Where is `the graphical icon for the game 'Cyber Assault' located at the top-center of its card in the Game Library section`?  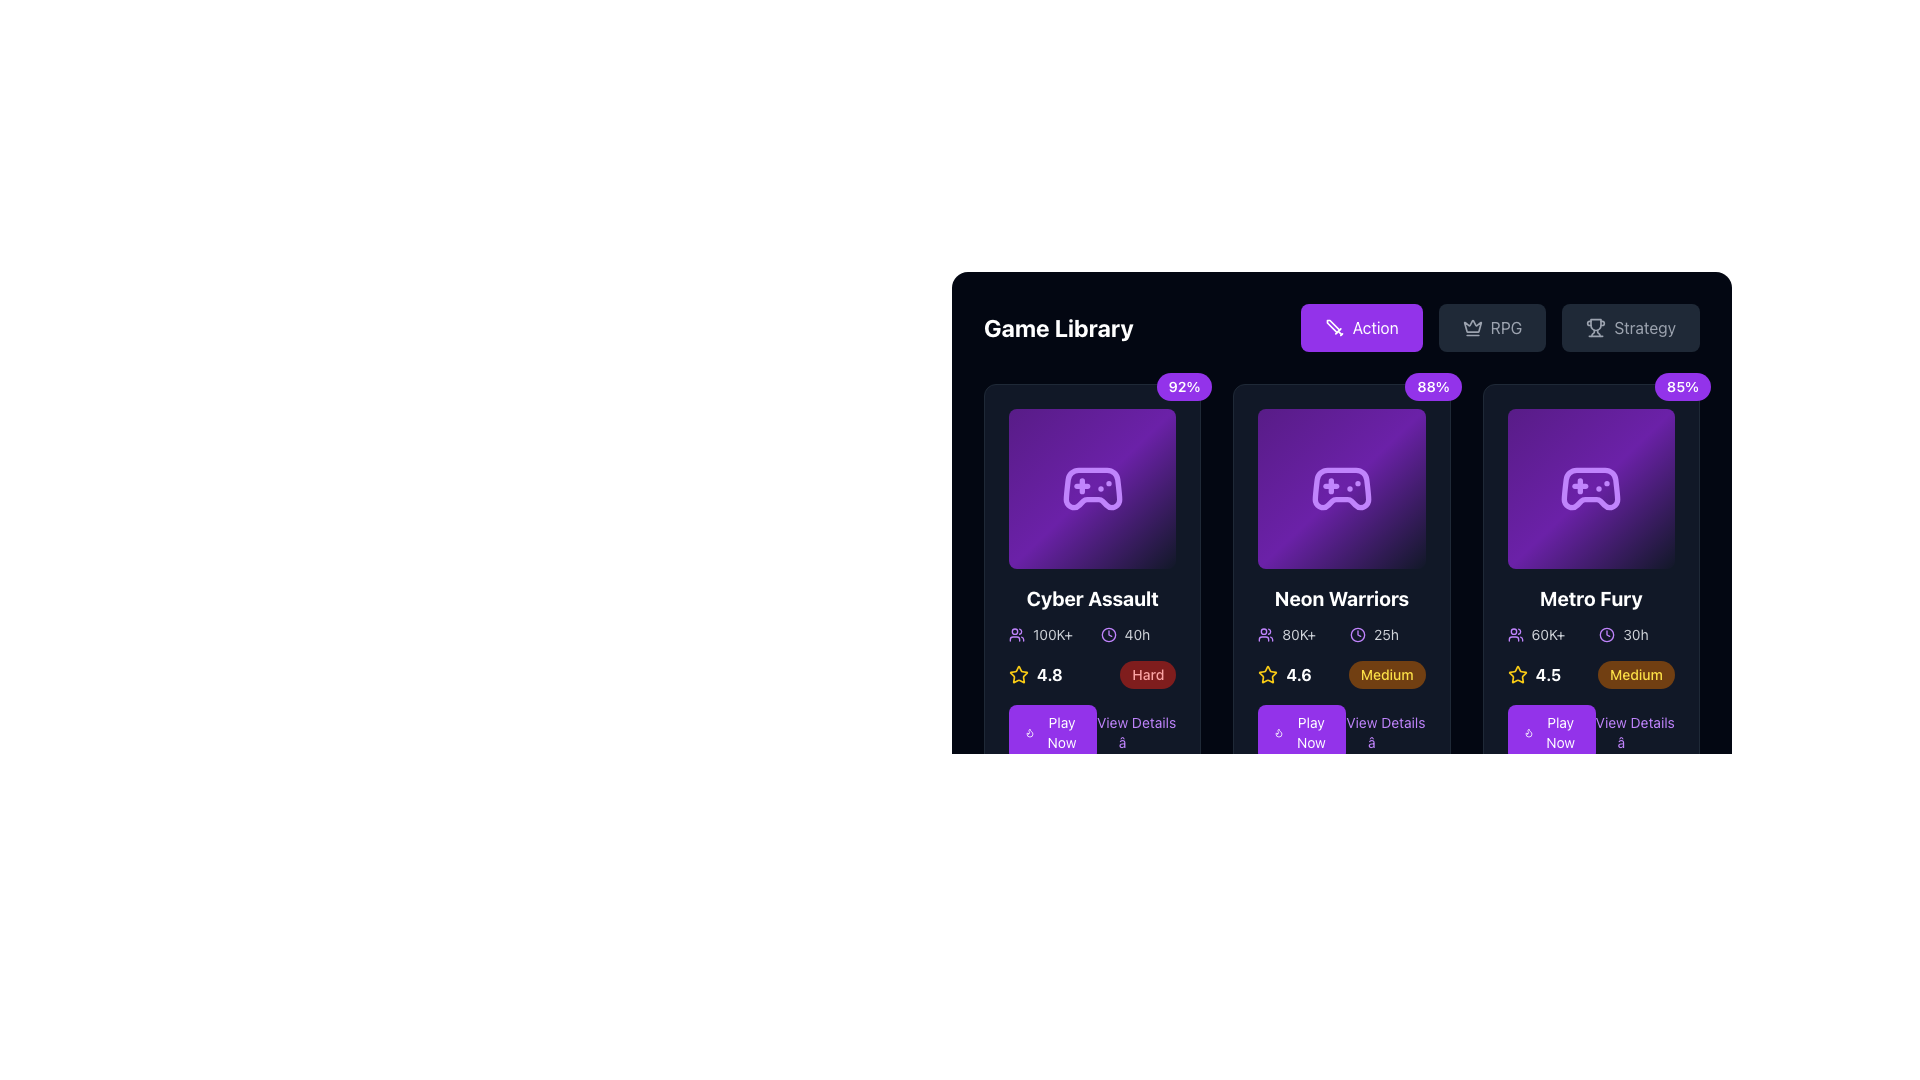 the graphical icon for the game 'Cyber Assault' located at the top-center of its card in the Game Library section is located at coordinates (1091, 489).